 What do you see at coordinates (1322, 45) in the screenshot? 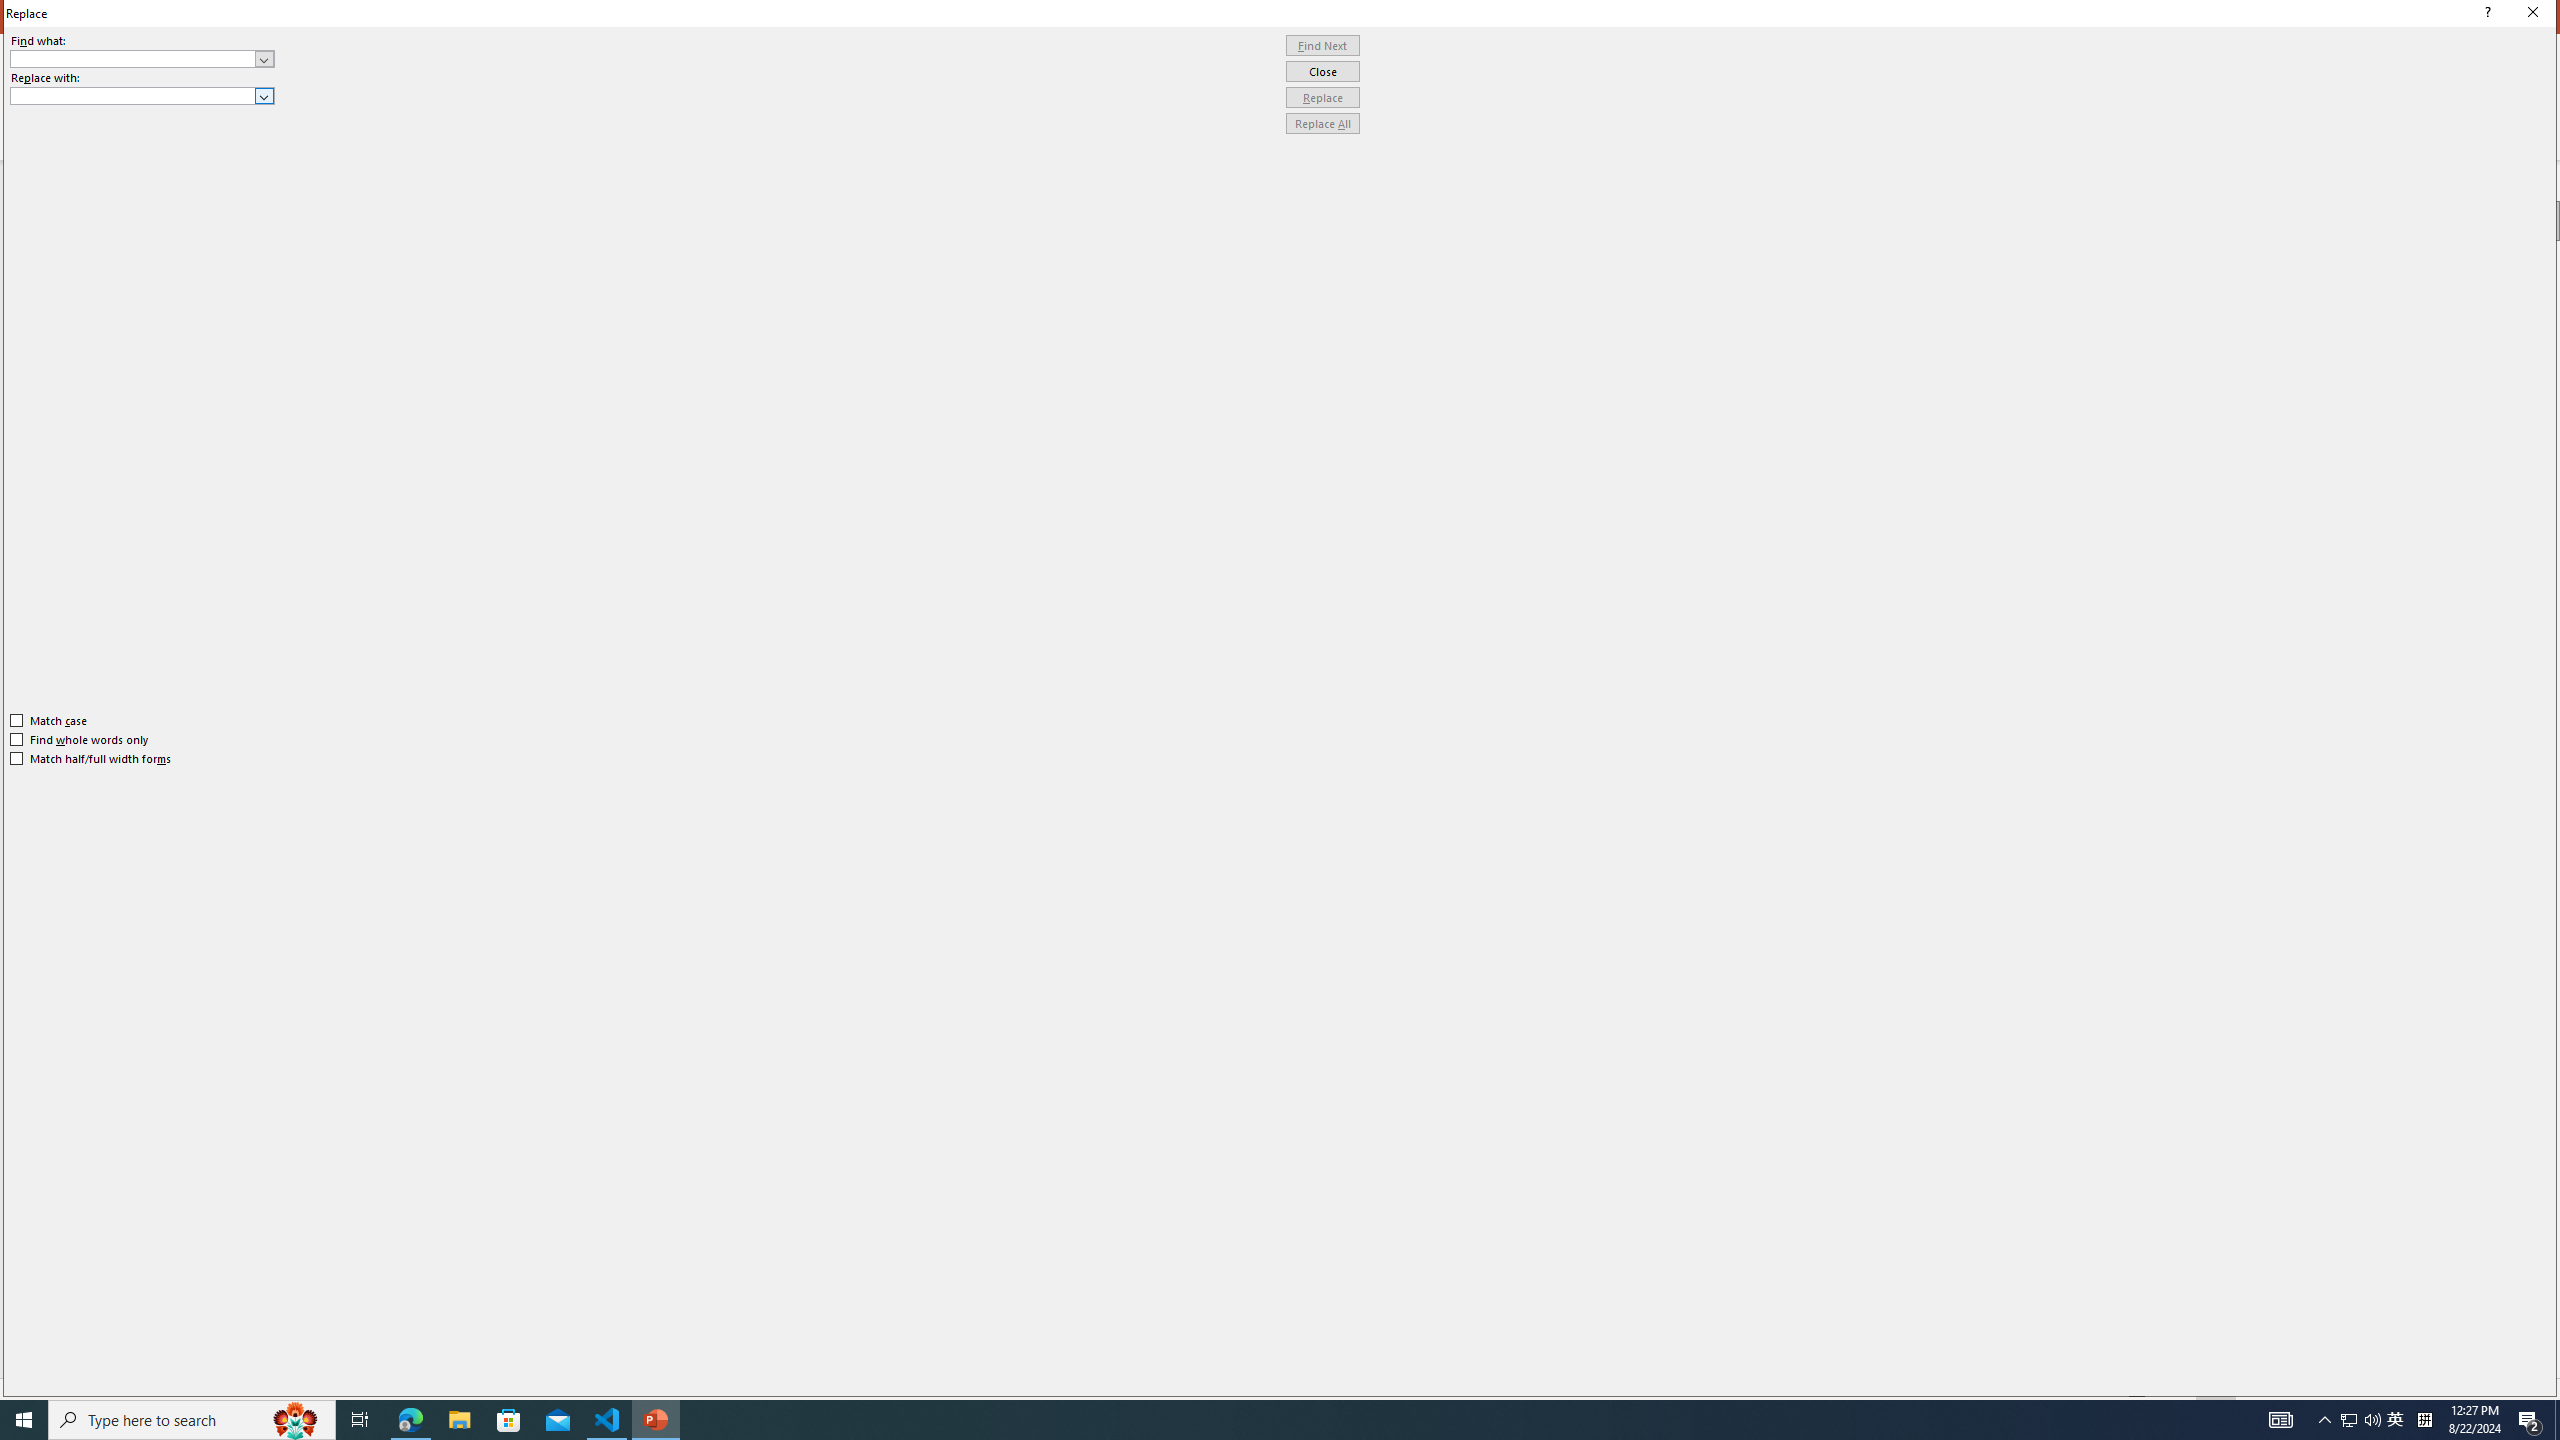
I see `'Find Next'` at bounding box center [1322, 45].